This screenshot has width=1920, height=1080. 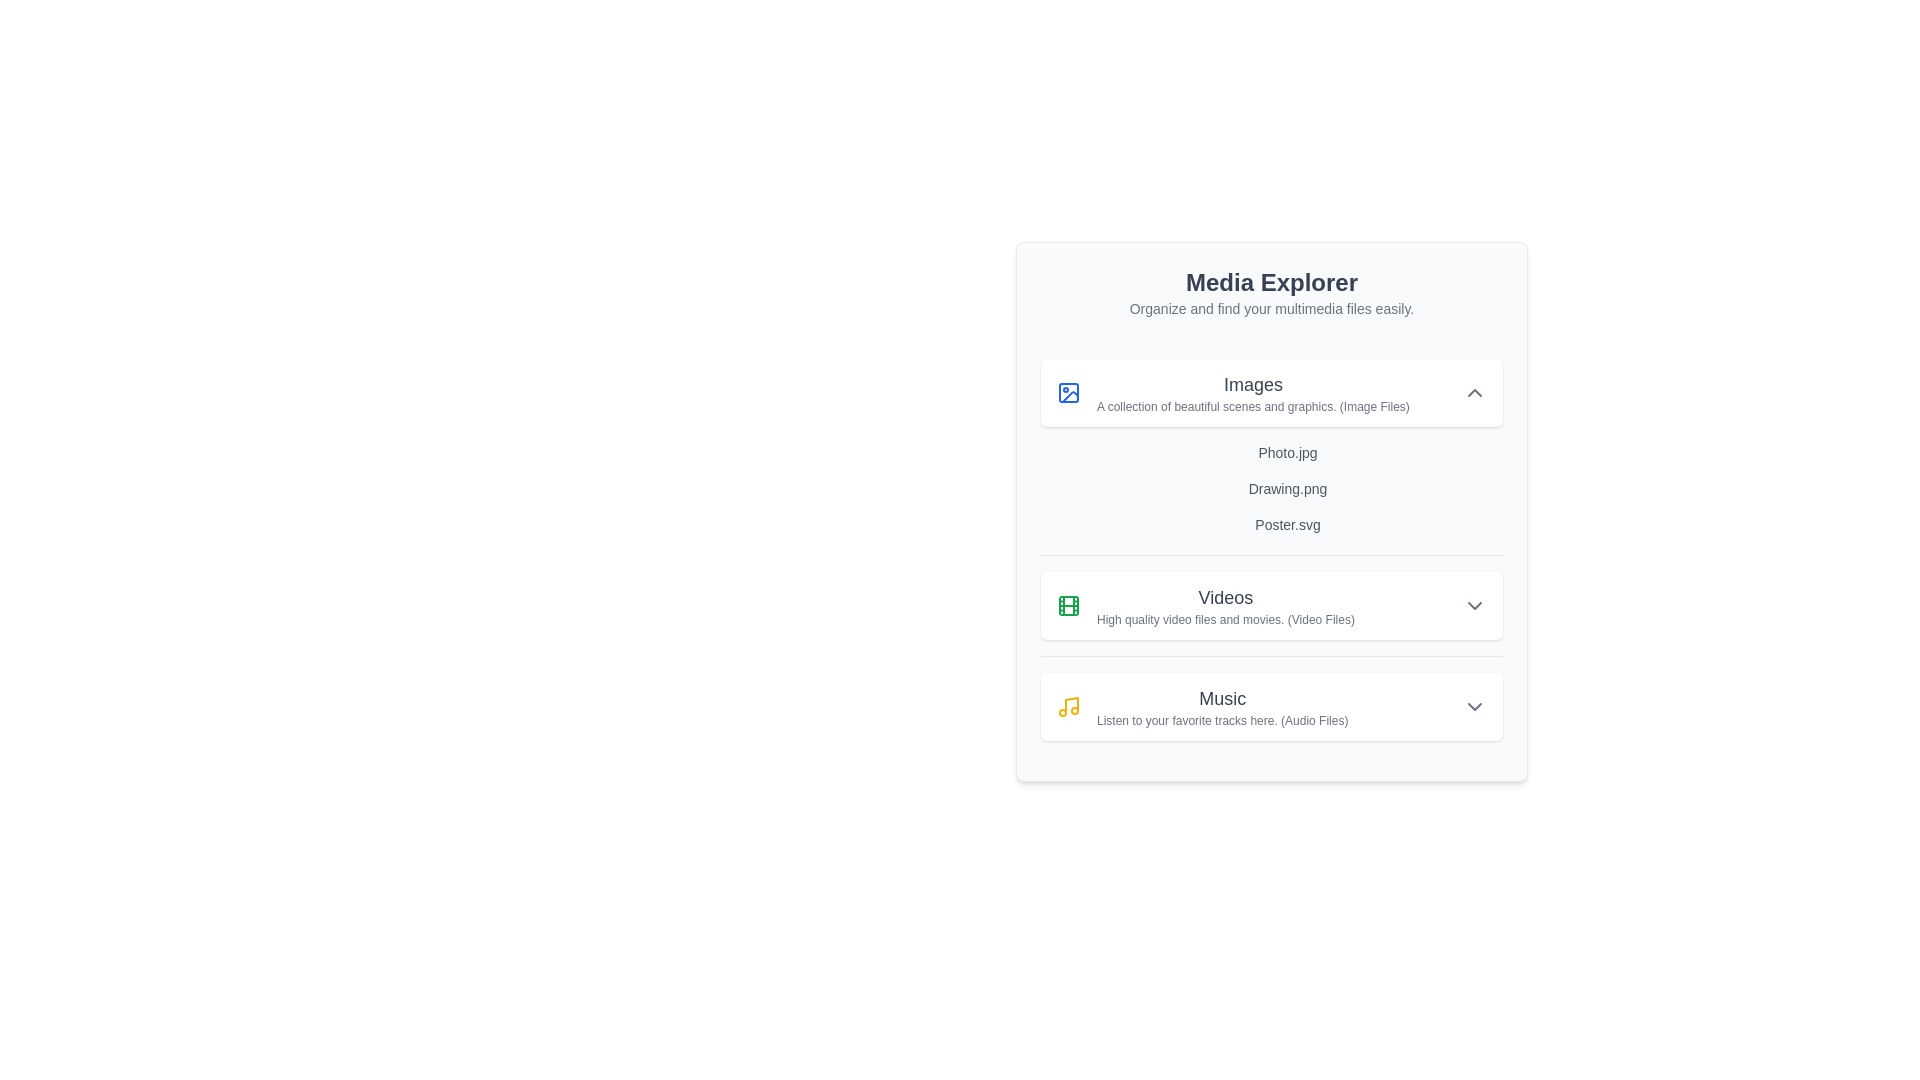 What do you see at coordinates (1068, 393) in the screenshot?
I see `the 'Images' icon that visually represents the 'Images' section, located at the left end of the horizontal grouping with the text 'Images' and the description 'A collection of beautiful scenes and graphics. (Image Files).'` at bounding box center [1068, 393].